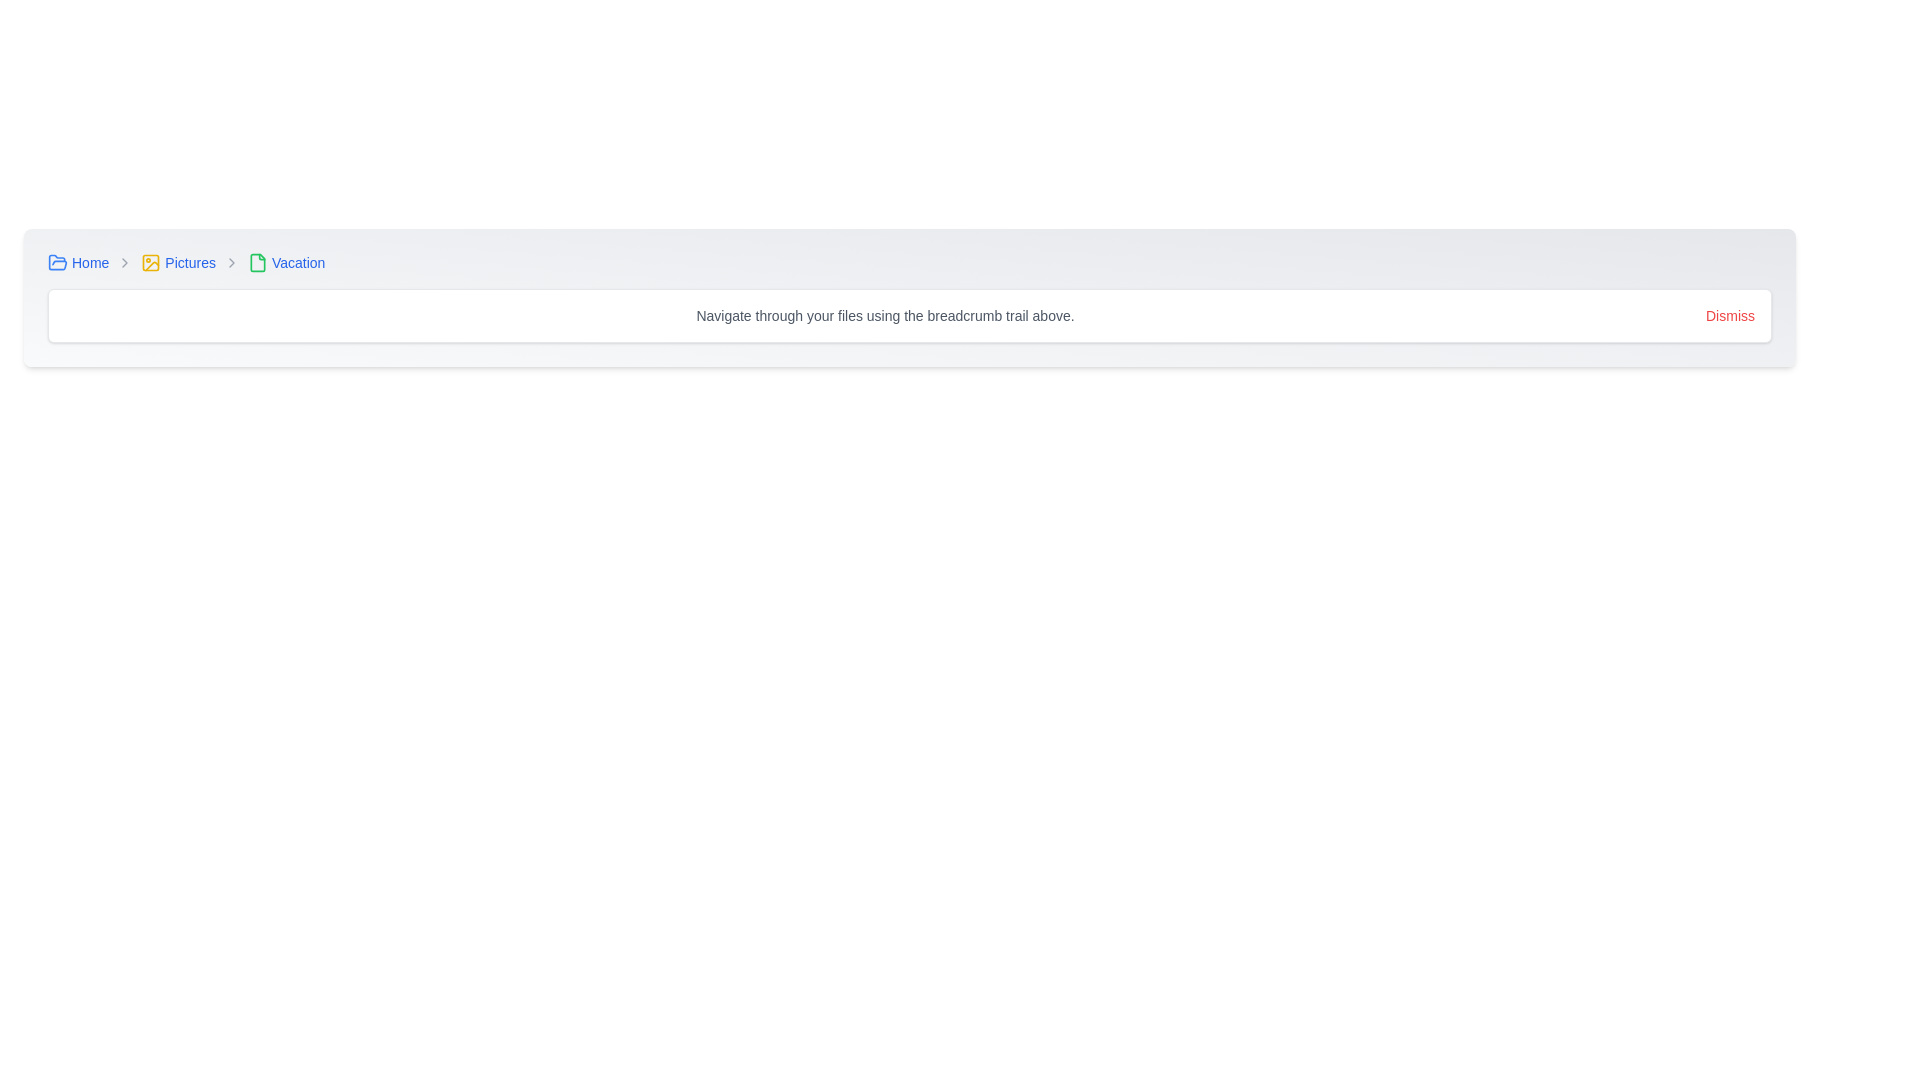 This screenshot has width=1920, height=1080. I want to click on the breadcrumb navigation item labeled 'Pictures' which is represented by a yellow icon and blue text, so click(178, 261).